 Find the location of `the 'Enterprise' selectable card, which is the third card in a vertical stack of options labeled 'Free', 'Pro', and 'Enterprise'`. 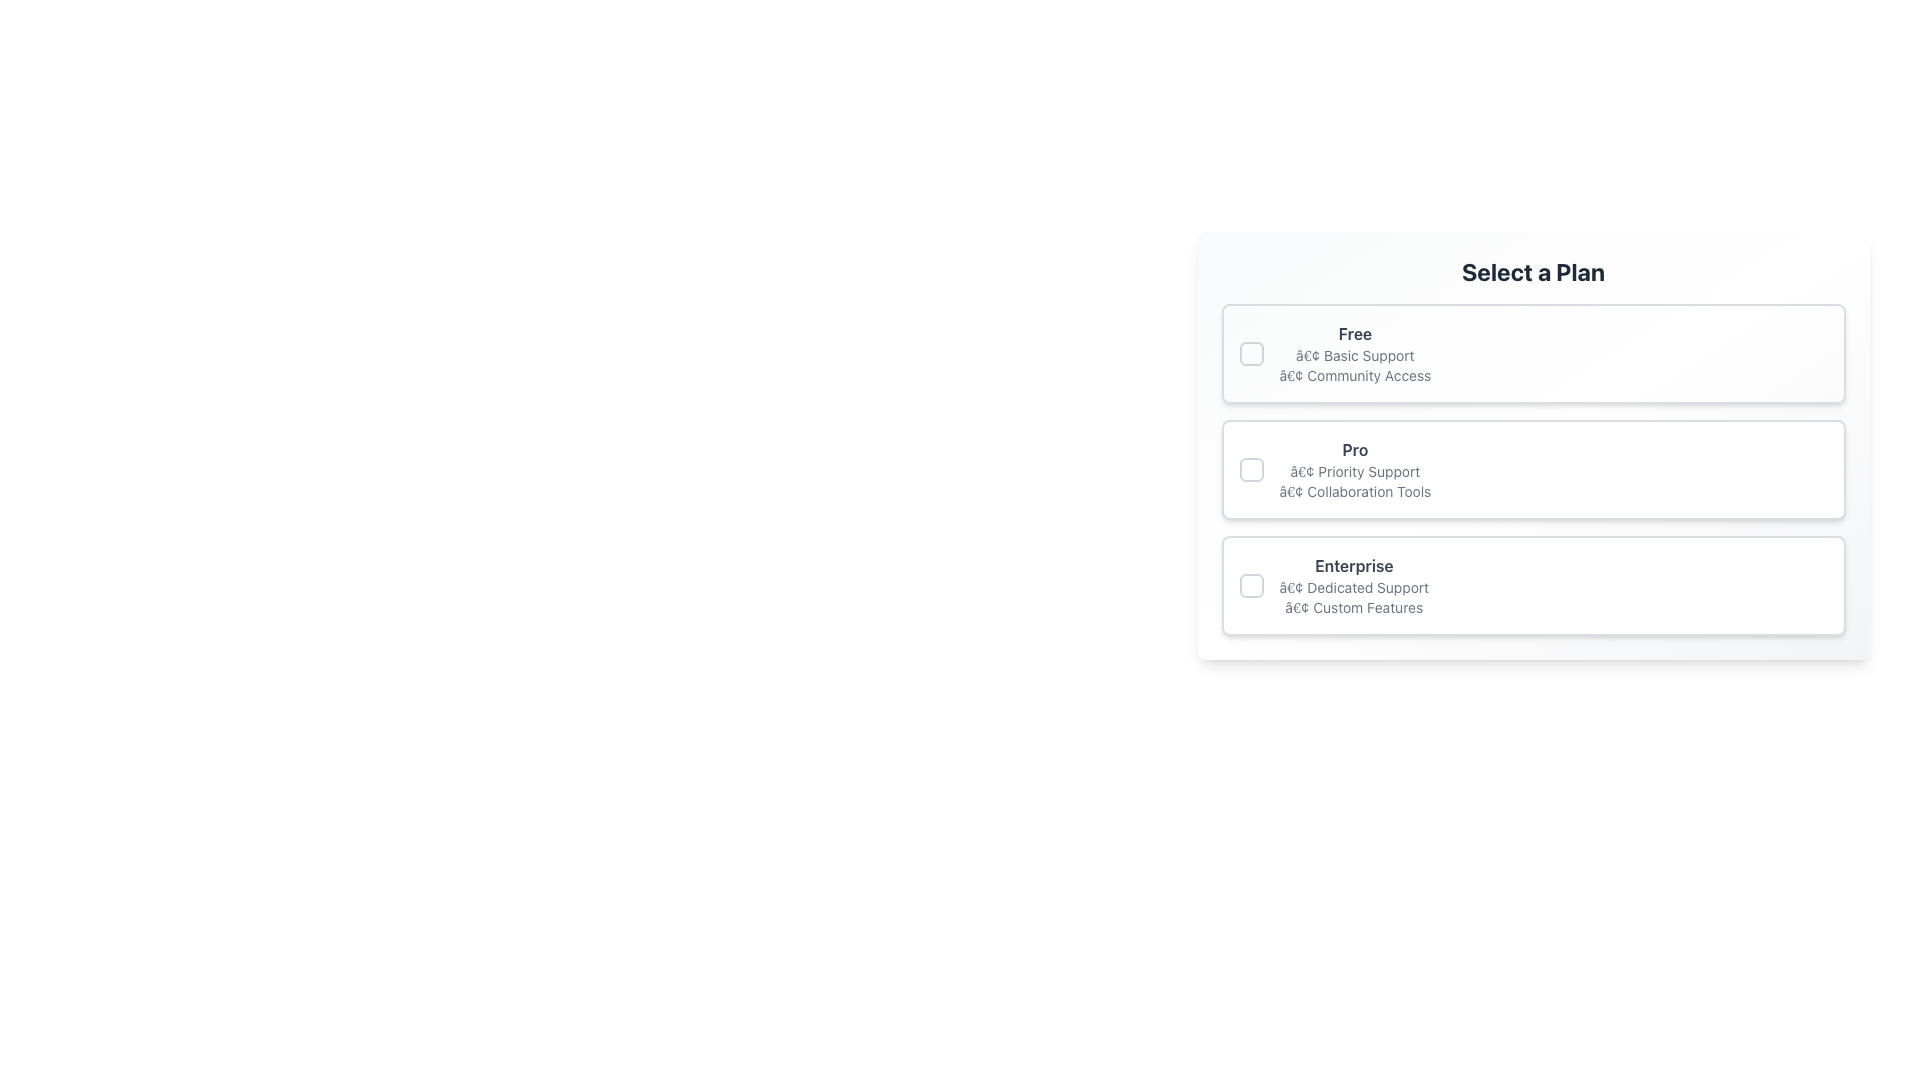

the 'Enterprise' selectable card, which is the third card in a vertical stack of options labeled 'Free', 'Pro', and 'Enterprise' is located at coordinates (1532, 585).